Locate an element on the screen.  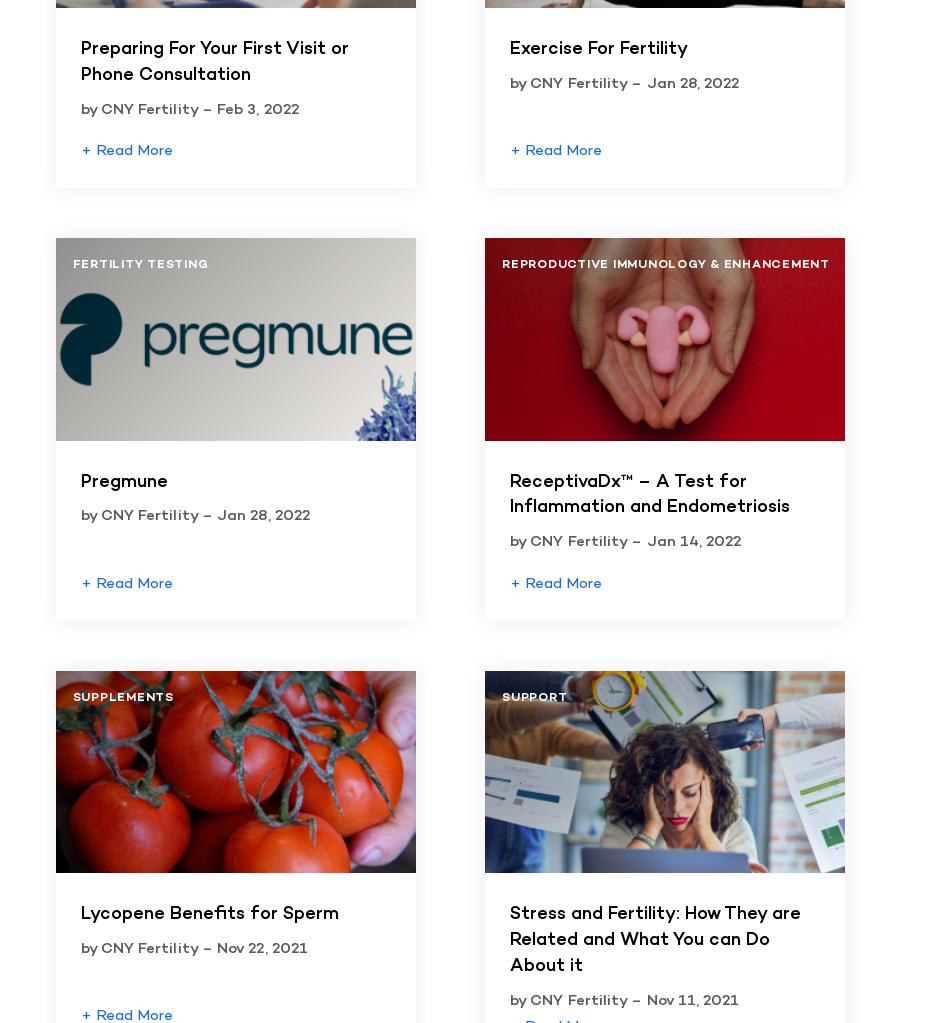
'ReceptivaDx™ – A Test for Inflammation and Endometriosis' is located at coordinates (509, 495).